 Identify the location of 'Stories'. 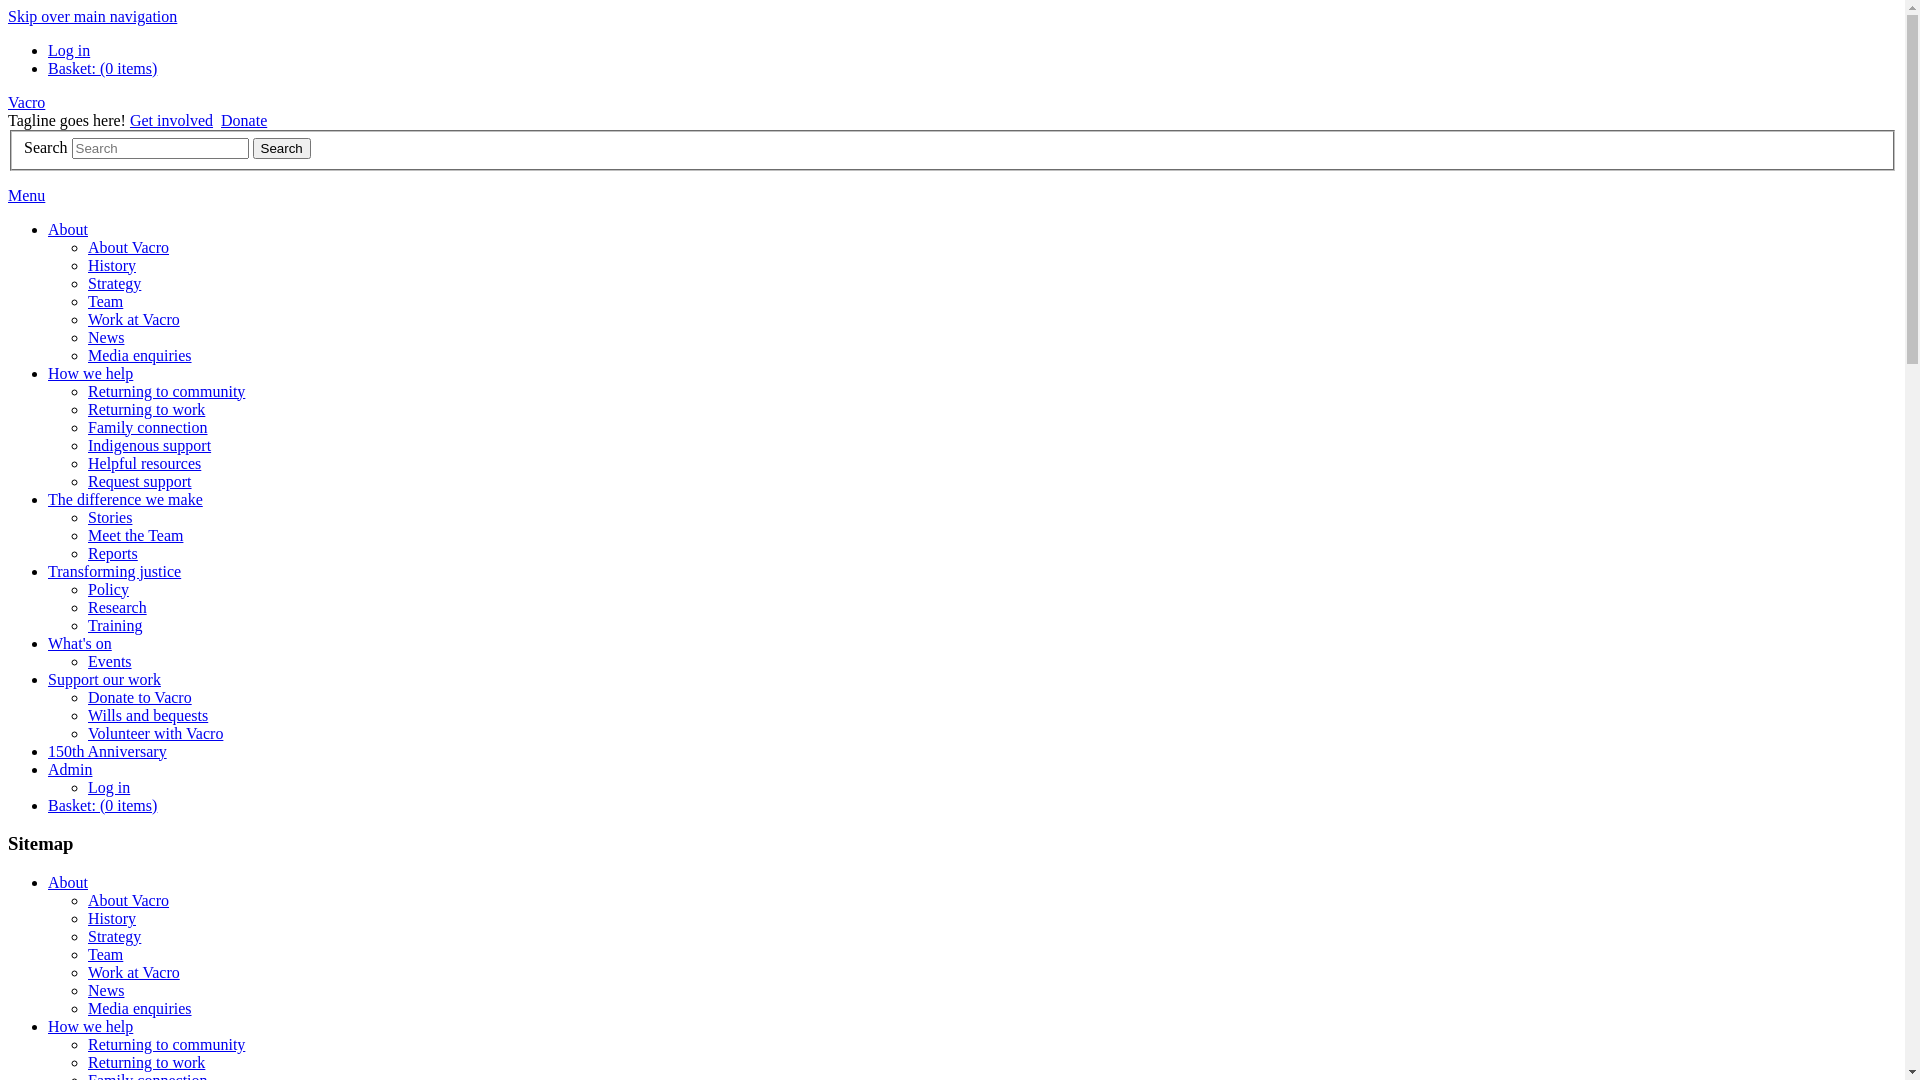
(109, 516).